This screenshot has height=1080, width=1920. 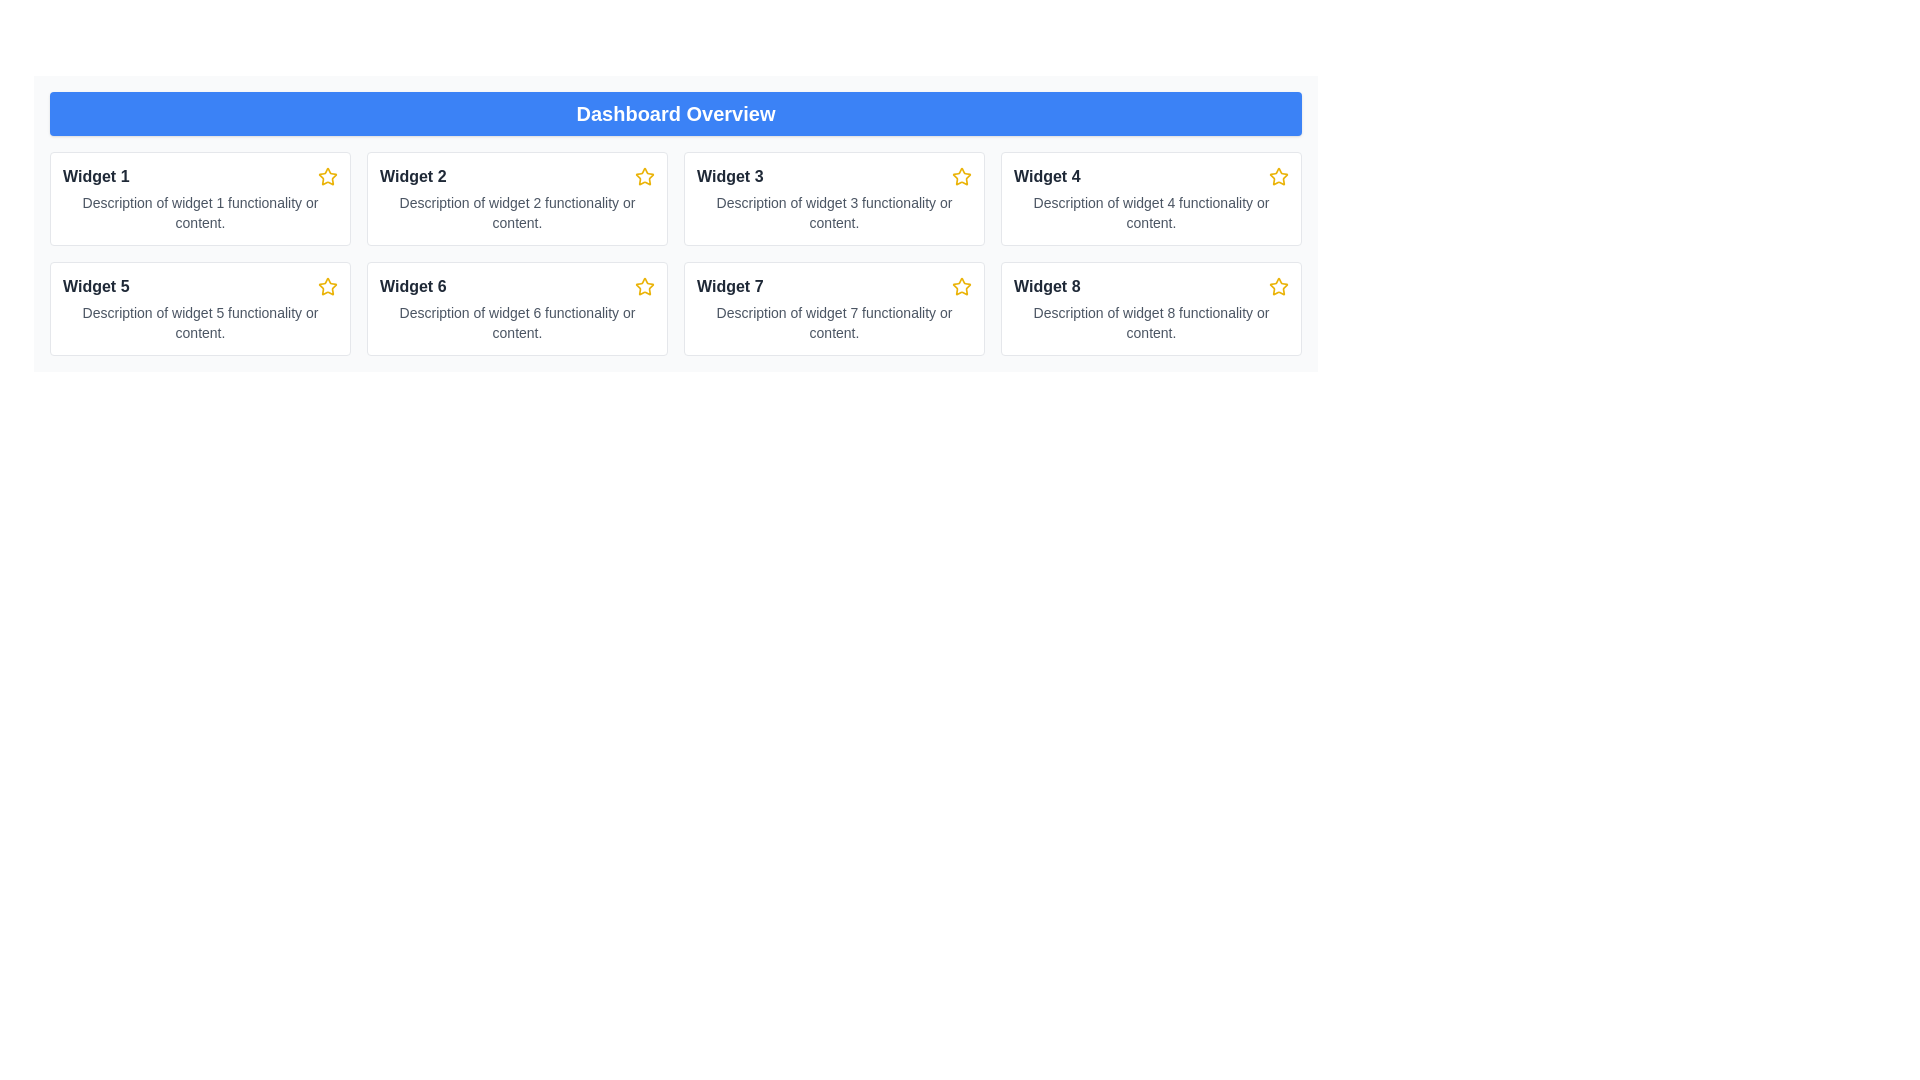 I want to click on the star icon in the top-right corner of the 'Widget 3' card to mark or unmark it as a favorite, so click(x=961, y=175).